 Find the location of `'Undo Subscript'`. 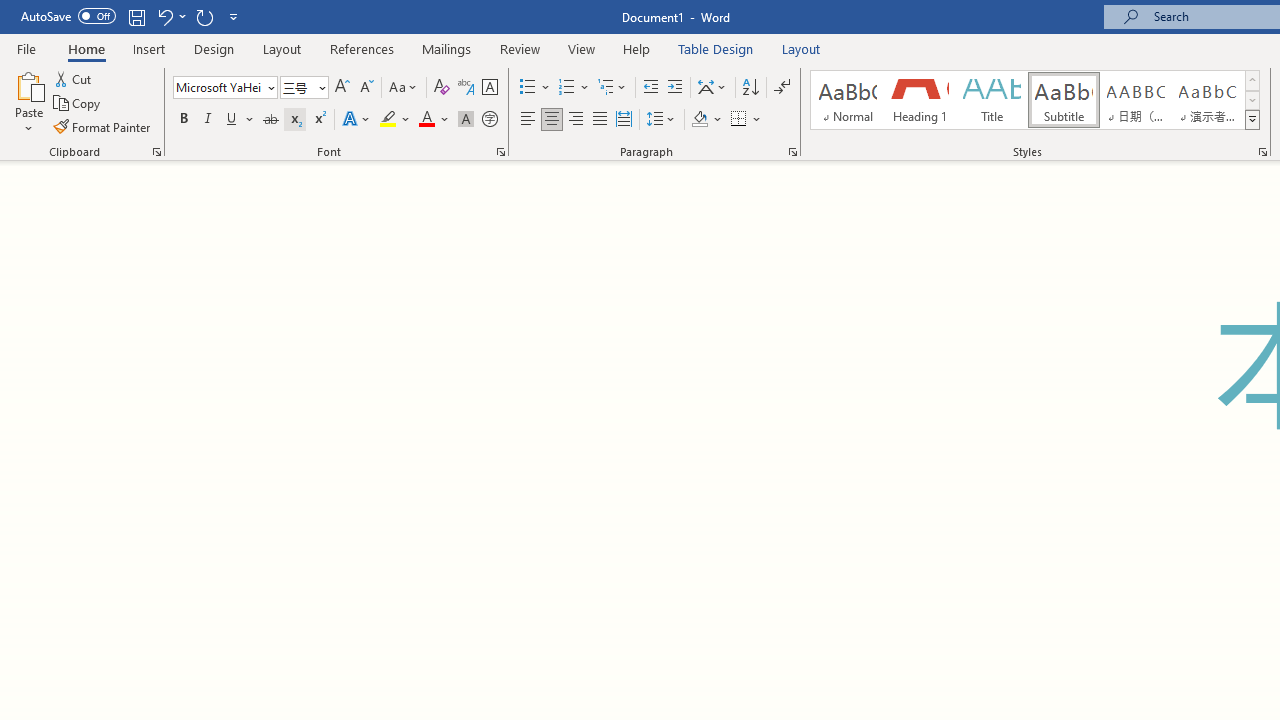

'Undo Subscript' is located at coordinates (164, 16).